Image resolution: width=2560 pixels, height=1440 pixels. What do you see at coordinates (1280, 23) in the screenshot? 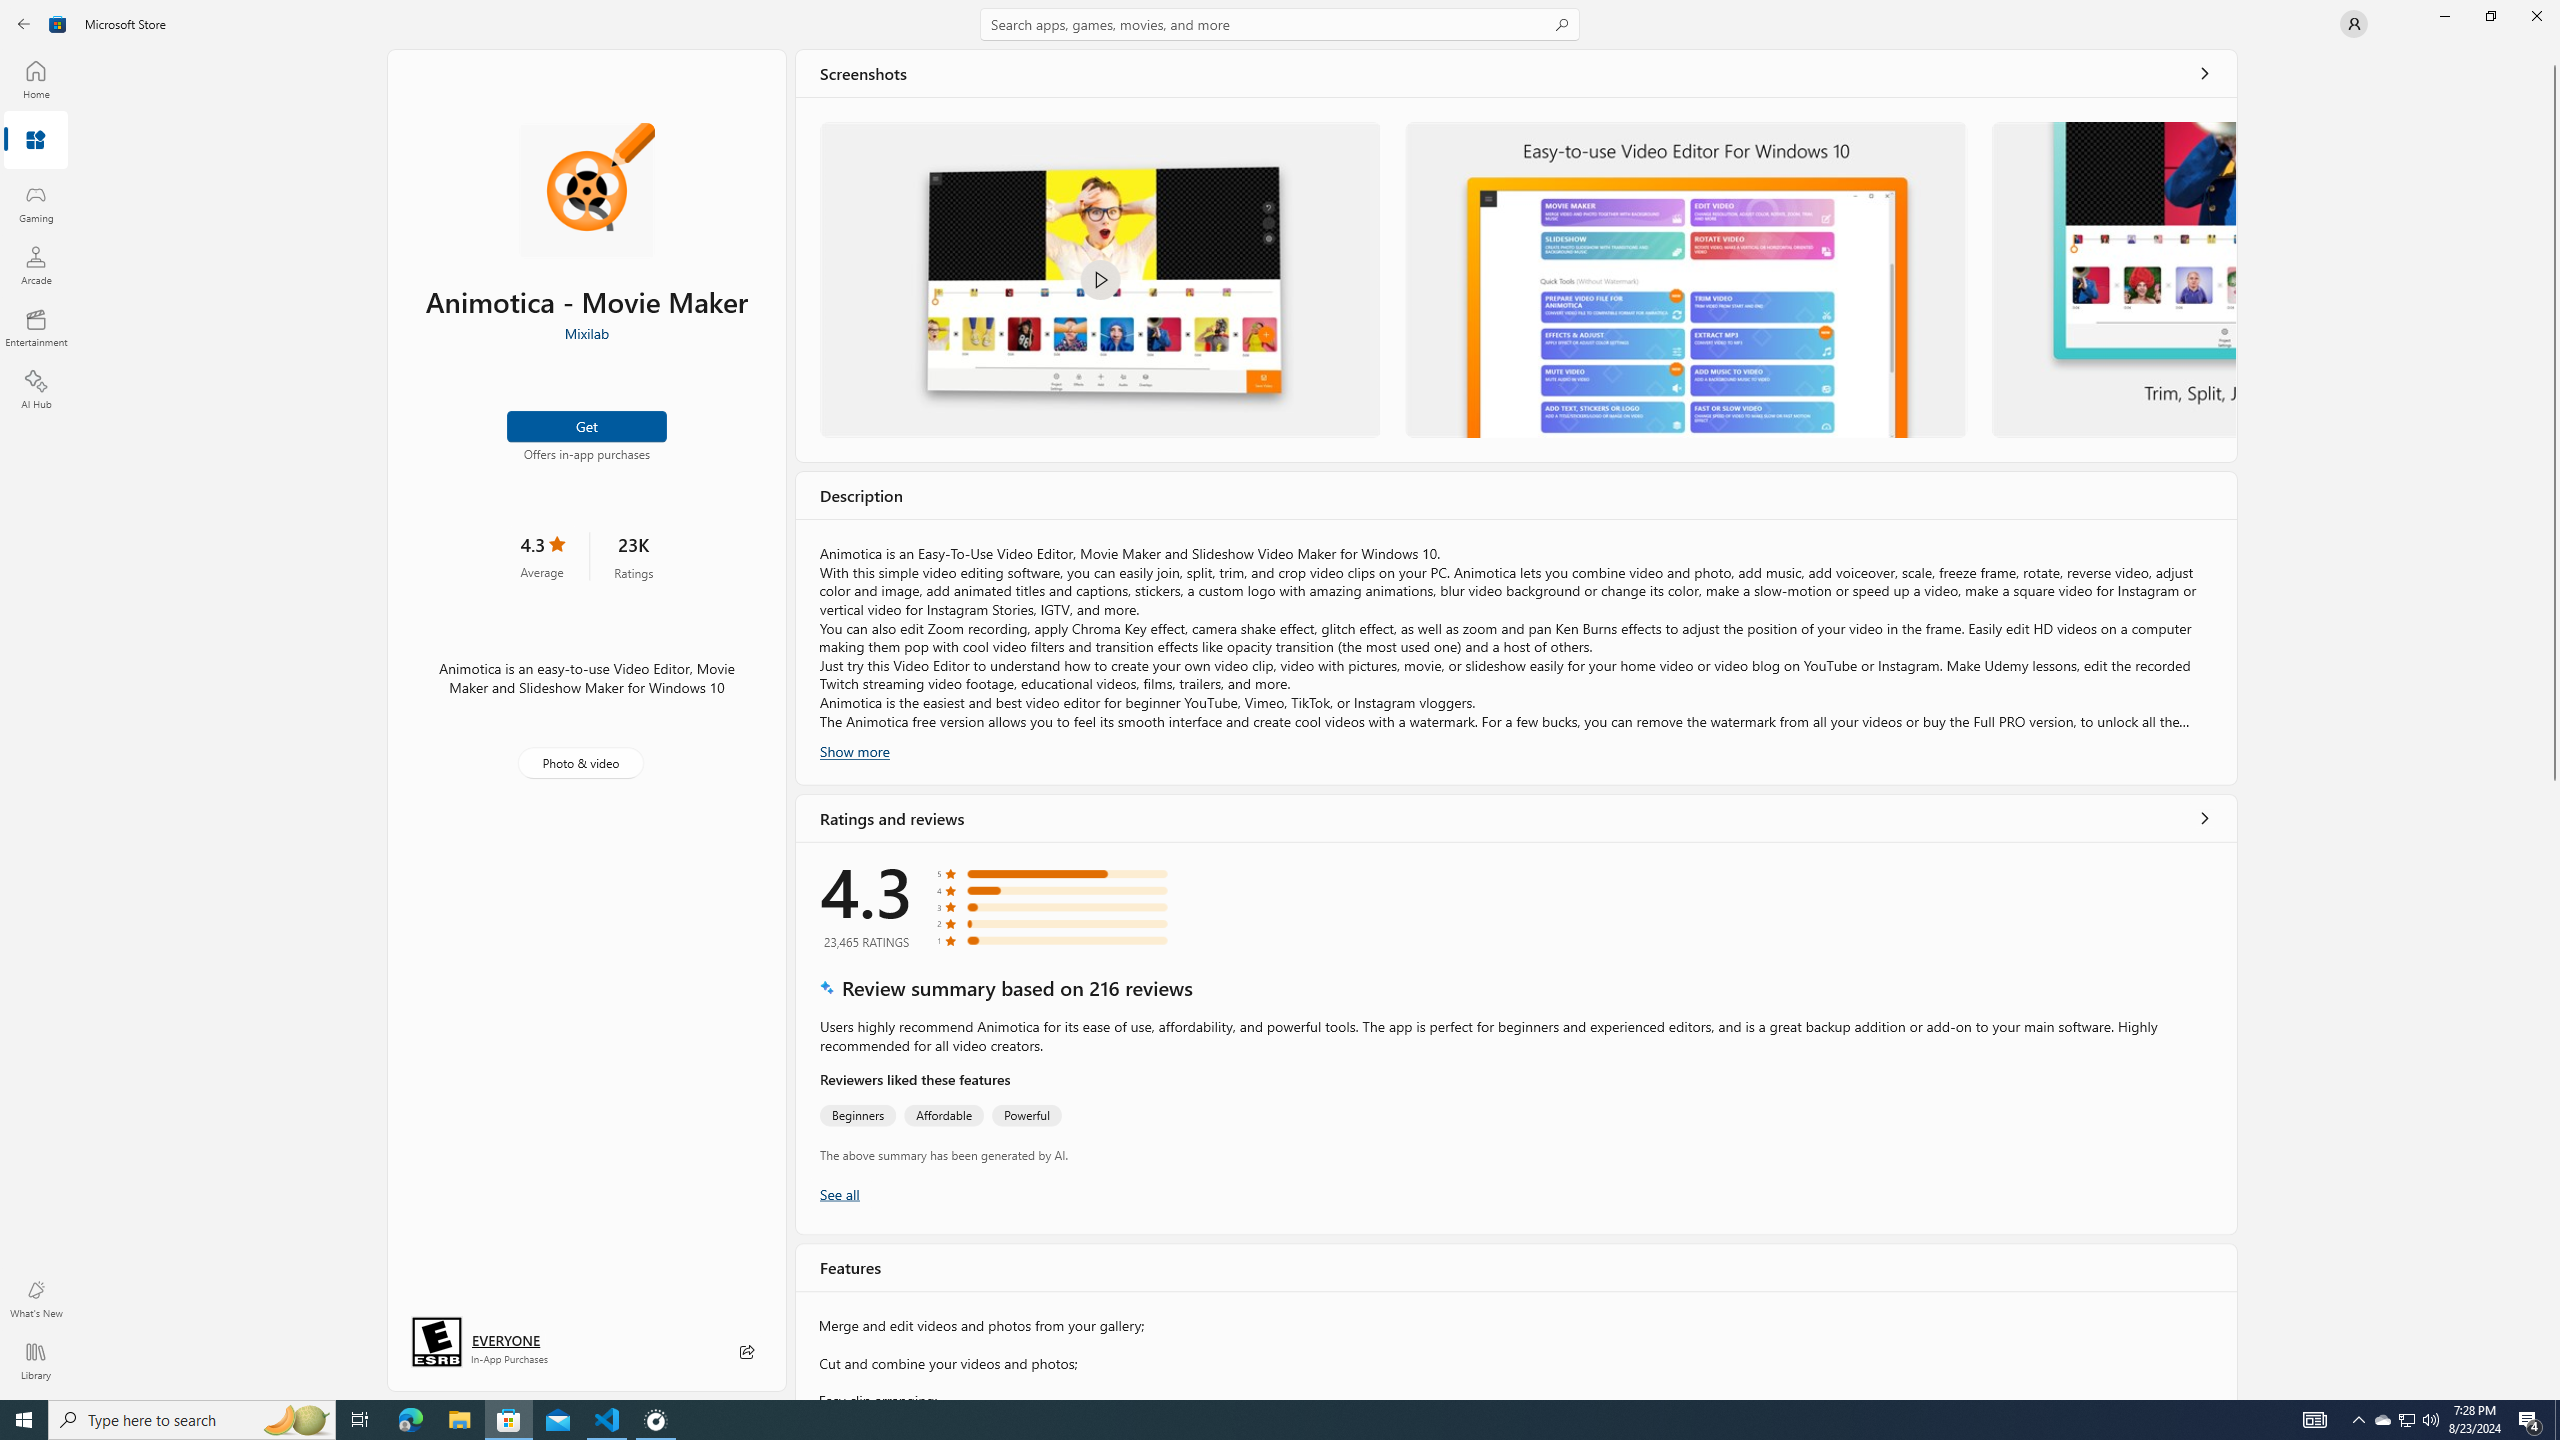
I see `'Search'` at bounding box center [1280, 23].